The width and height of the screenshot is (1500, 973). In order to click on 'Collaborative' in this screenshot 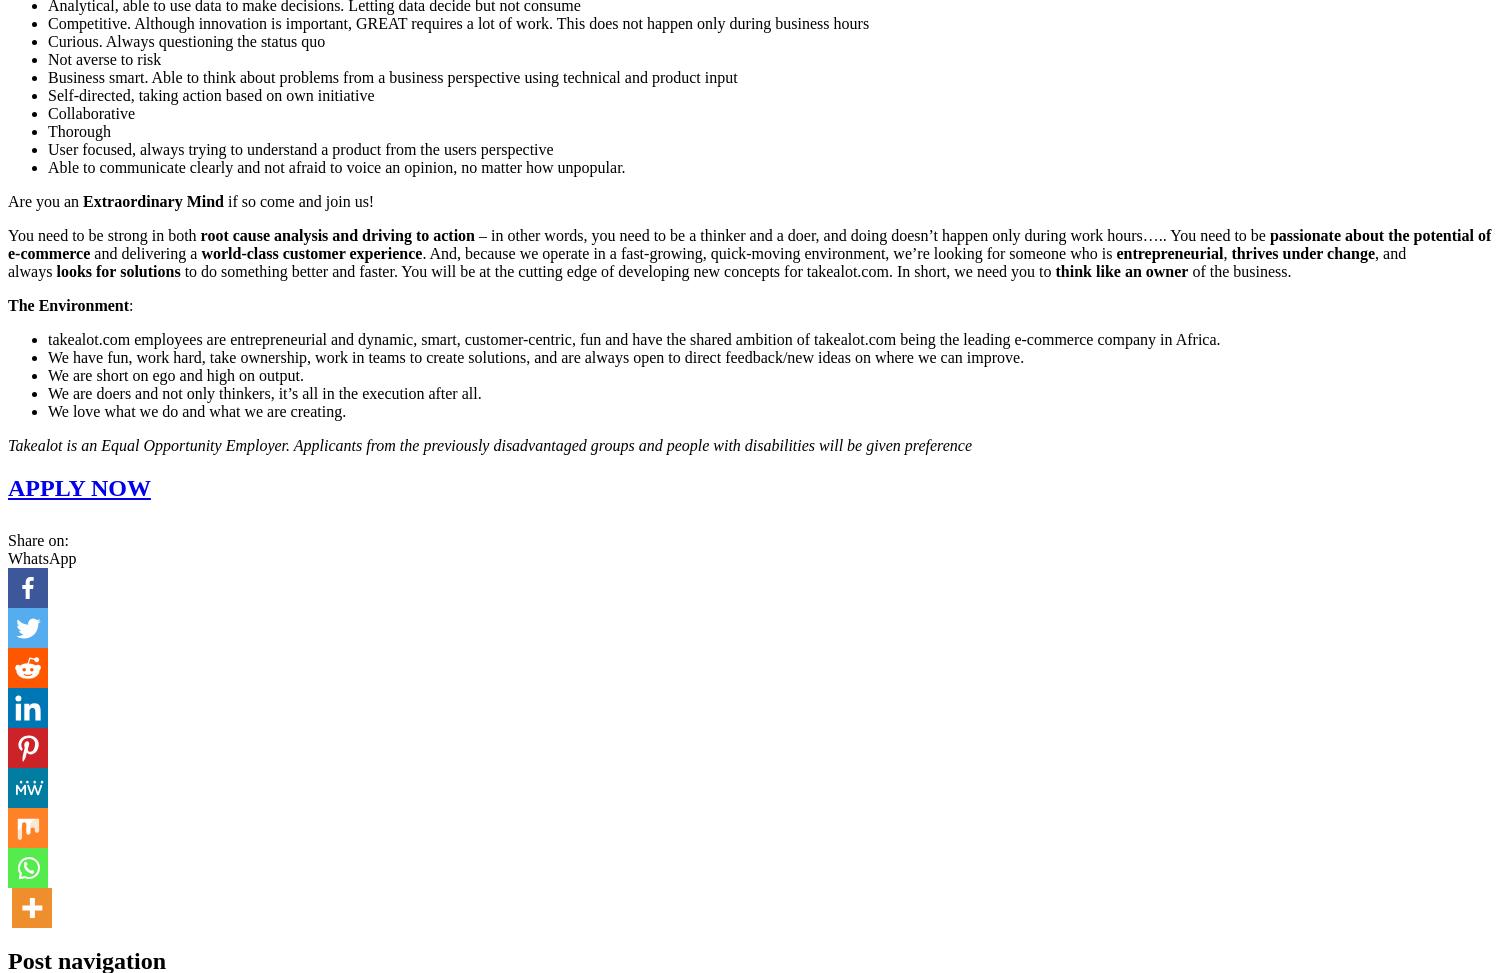, I will do `click(90, 112)`.